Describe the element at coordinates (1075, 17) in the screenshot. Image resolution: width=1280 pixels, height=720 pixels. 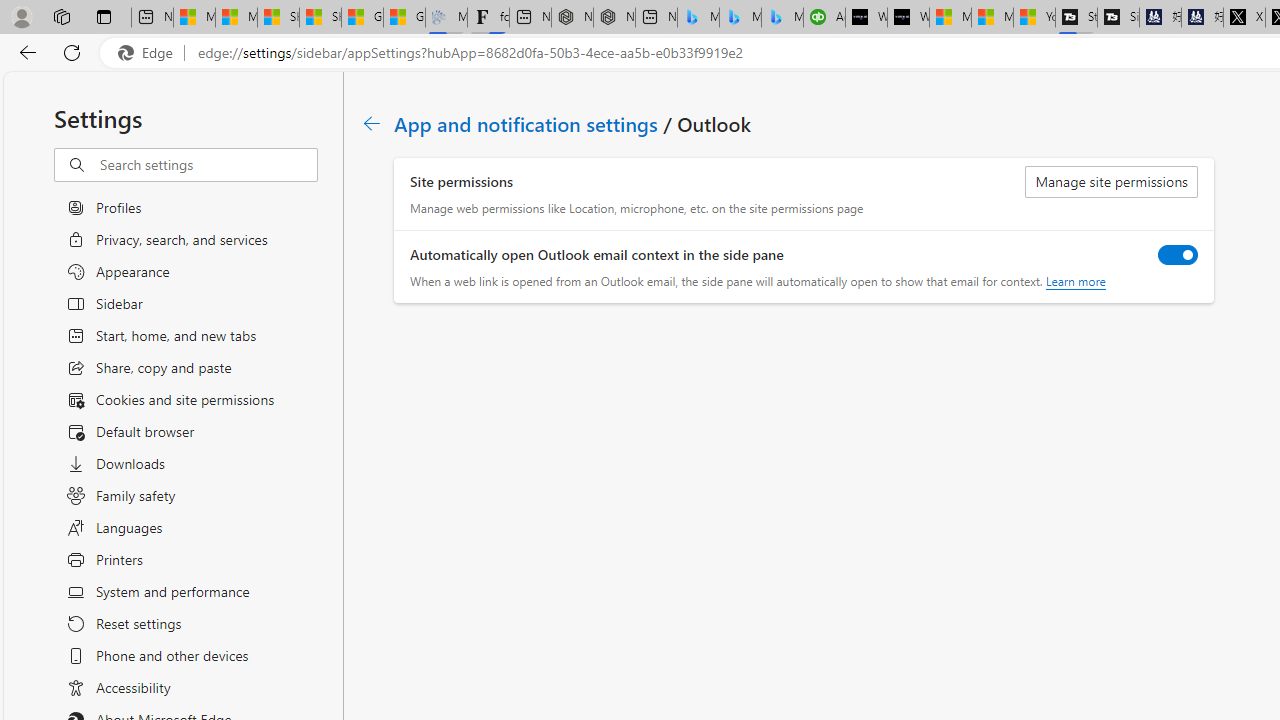
I see `'Streaming Coverage | T3'` at that location.